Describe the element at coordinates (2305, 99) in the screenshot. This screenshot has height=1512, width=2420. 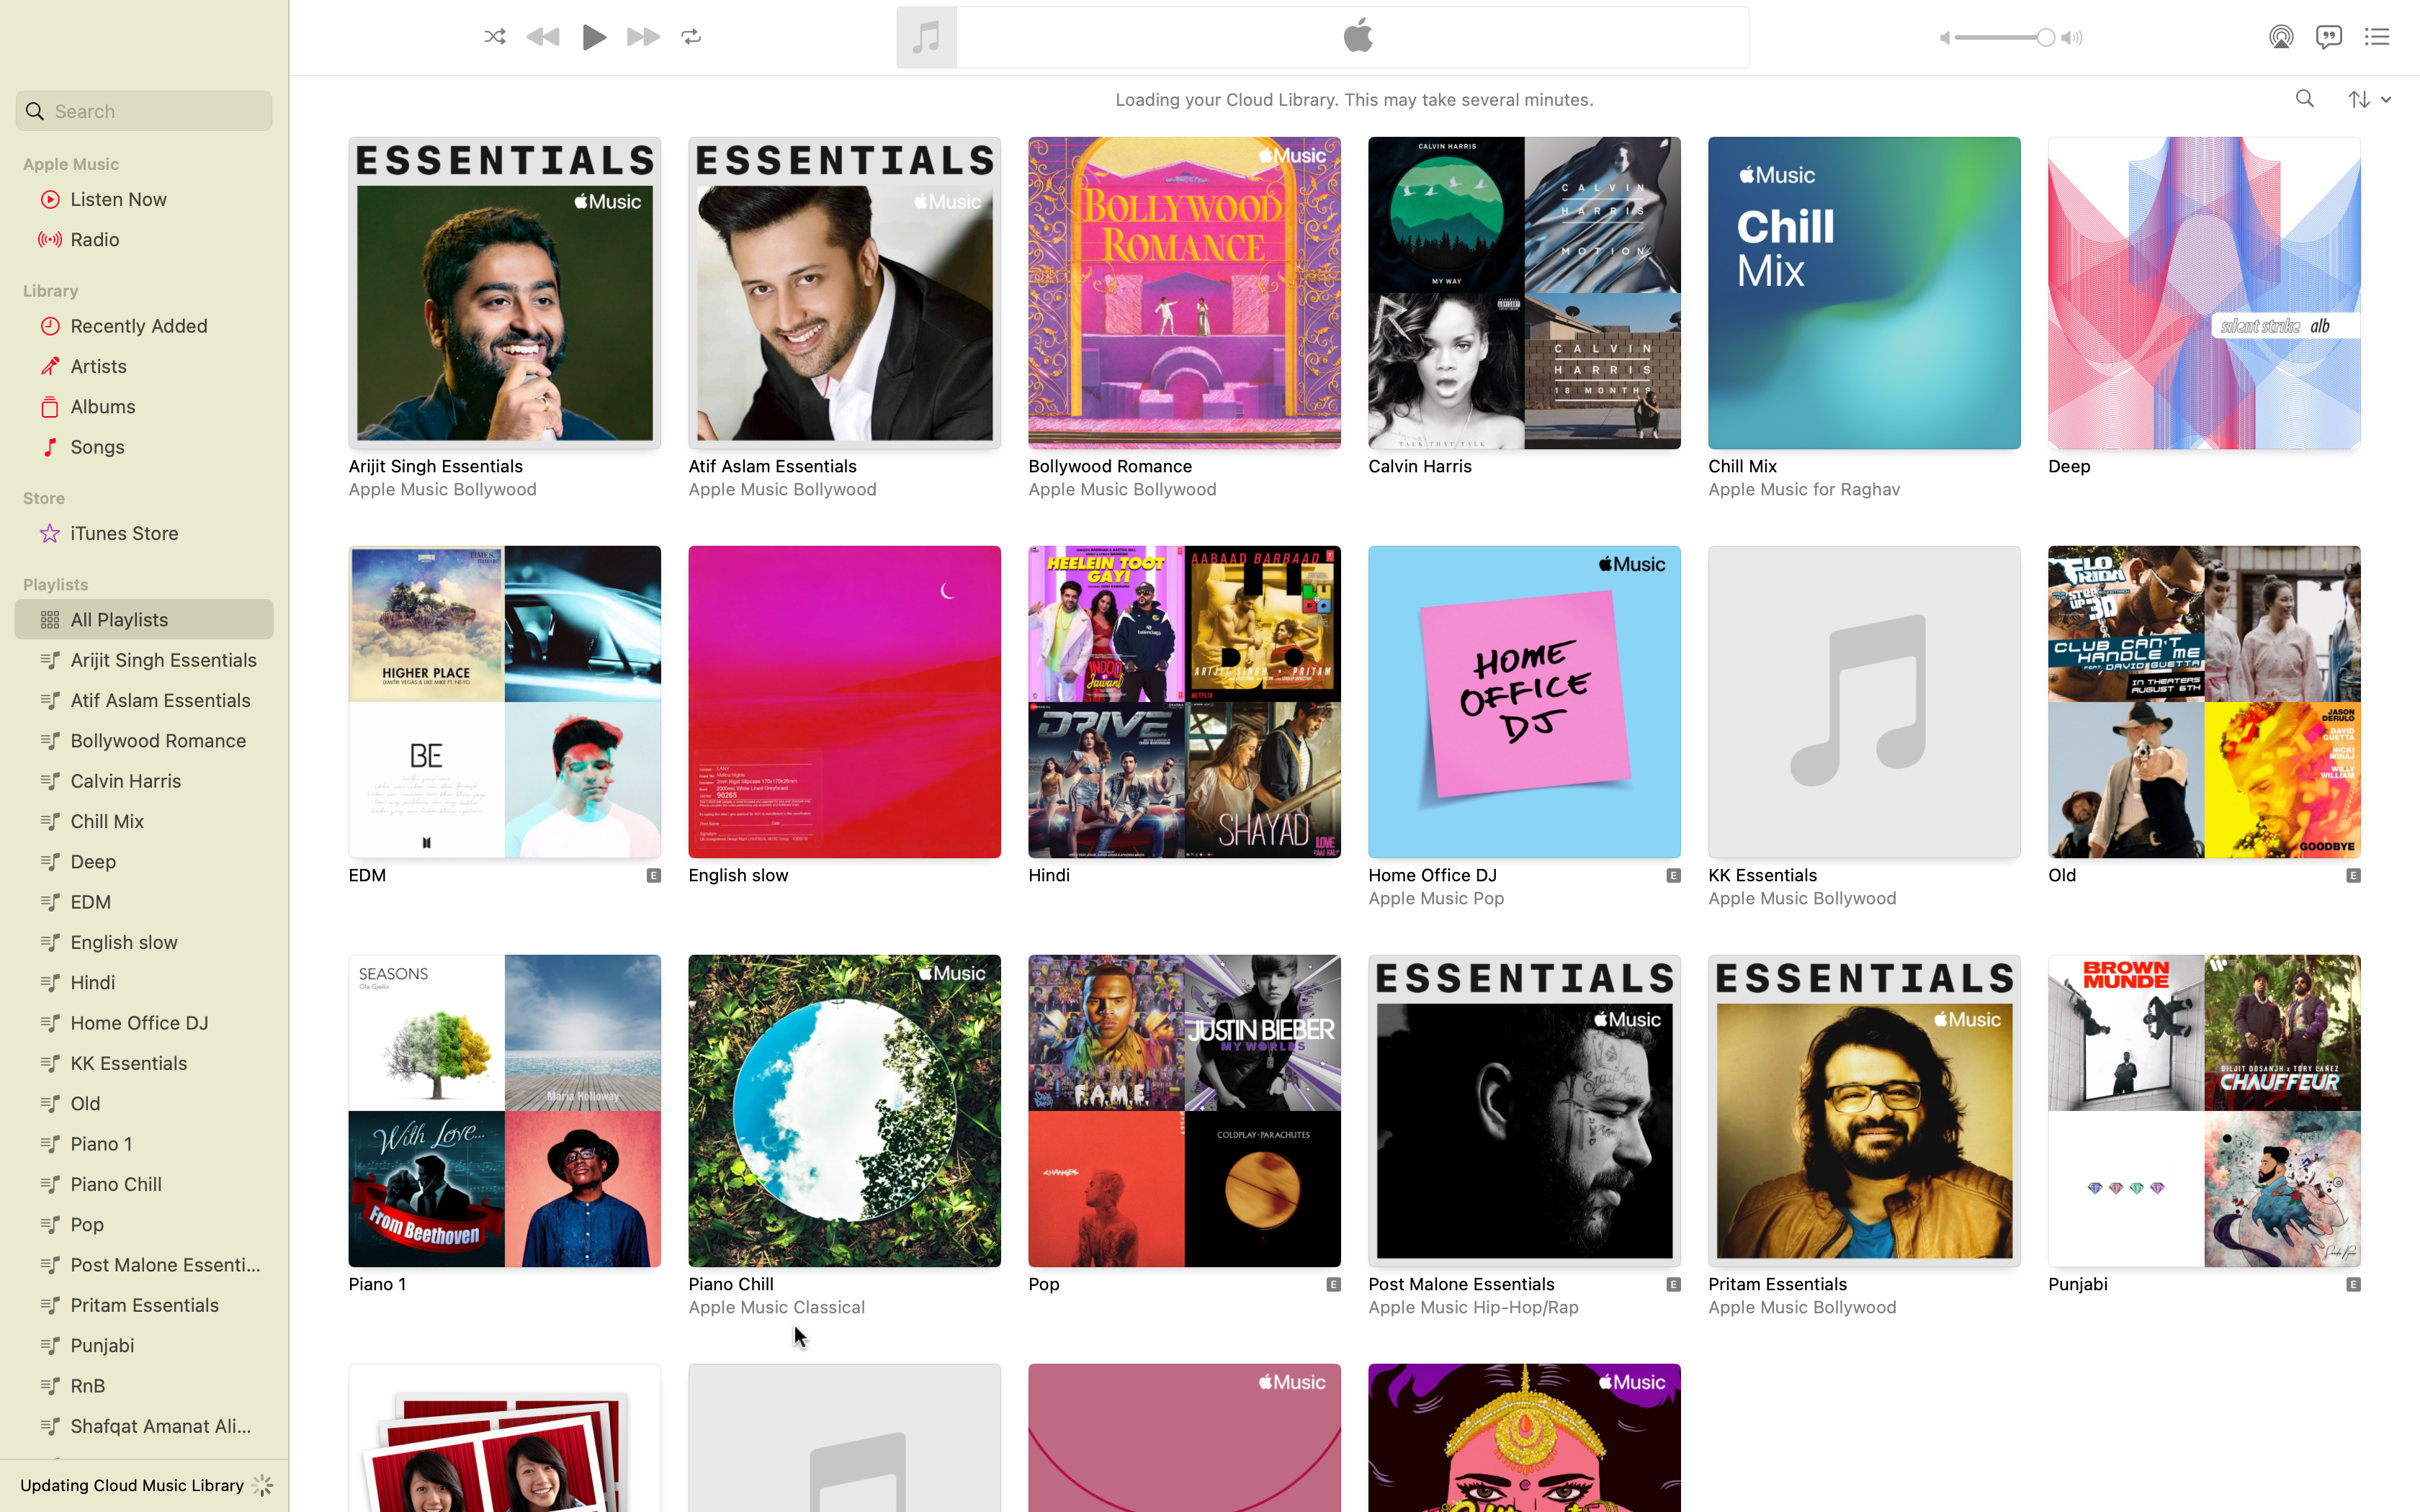
I see `Look up the musician "Adele` at that location.